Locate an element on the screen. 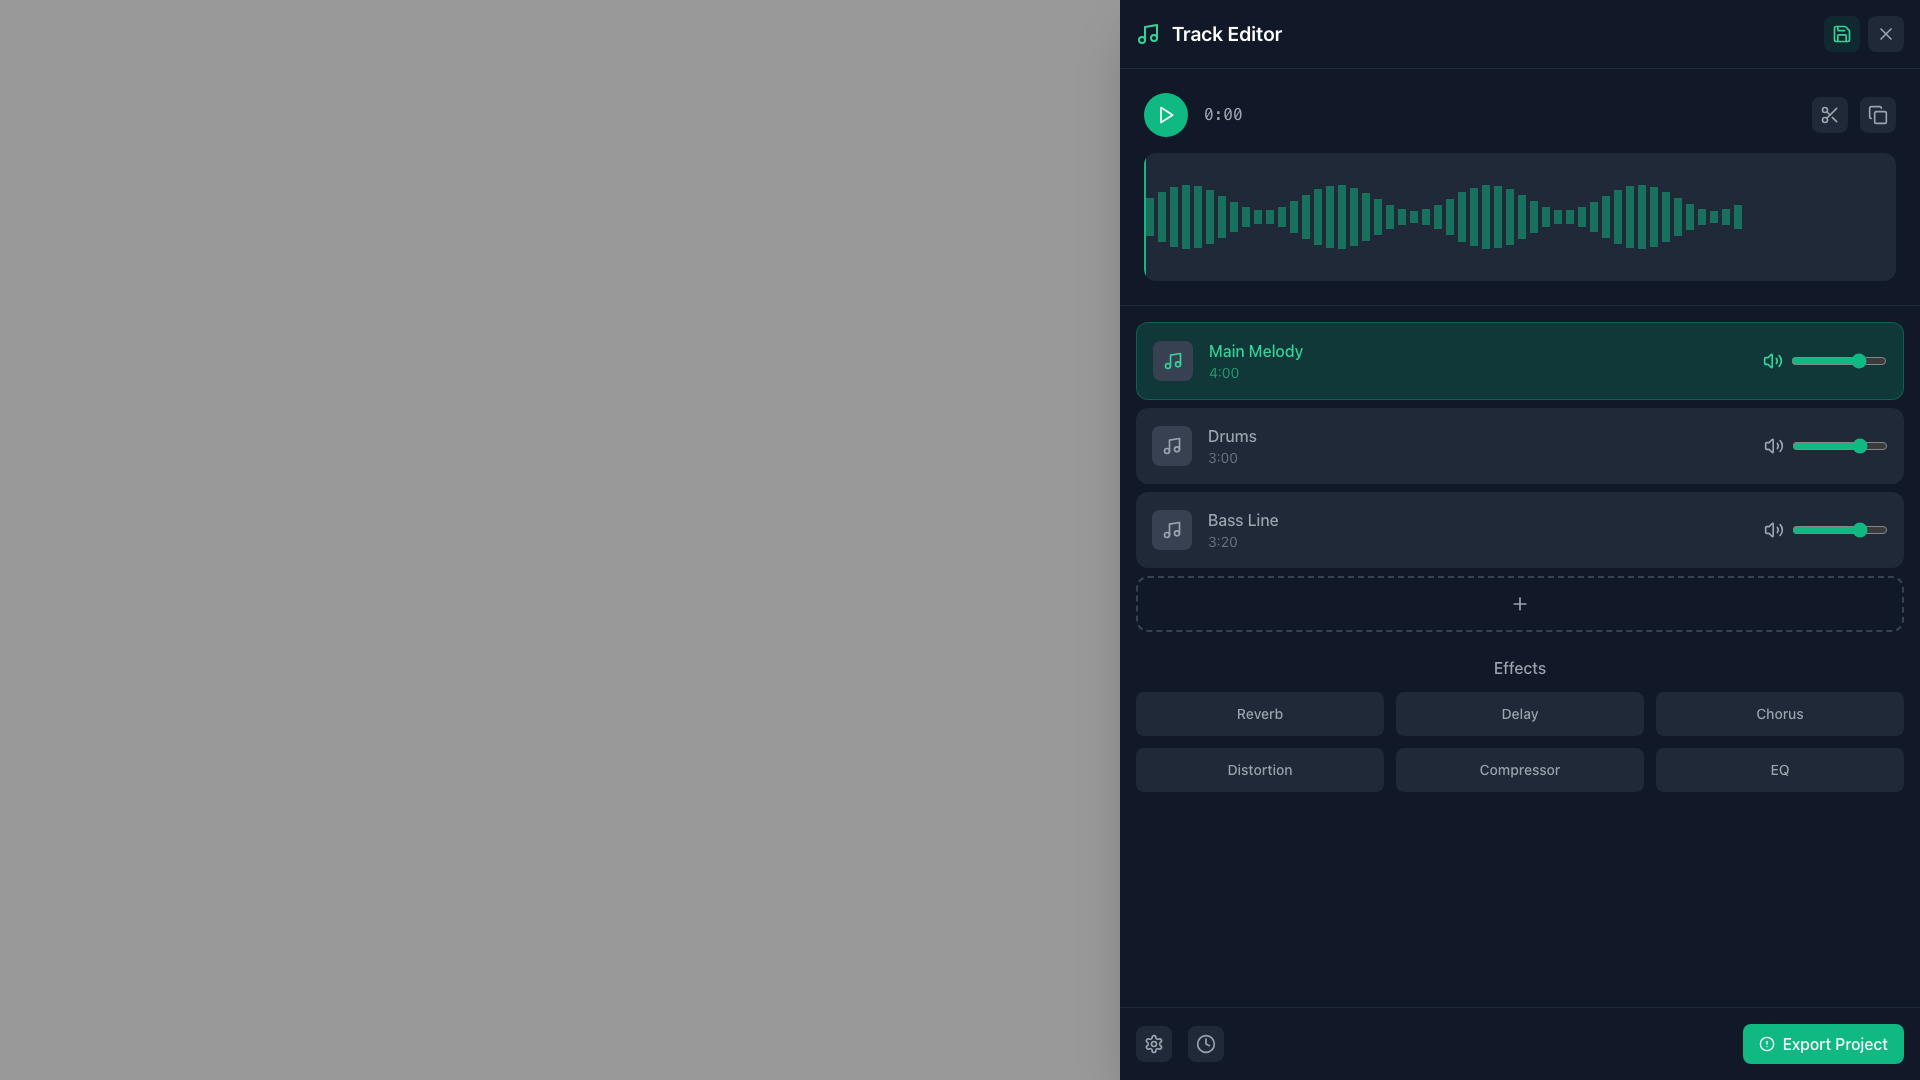 The image size is (1920, 1080). the 17th vertical emerald green Waveform bar within the waveform visualization component in the top-right of the interface is located at coordinates (1342, 216).